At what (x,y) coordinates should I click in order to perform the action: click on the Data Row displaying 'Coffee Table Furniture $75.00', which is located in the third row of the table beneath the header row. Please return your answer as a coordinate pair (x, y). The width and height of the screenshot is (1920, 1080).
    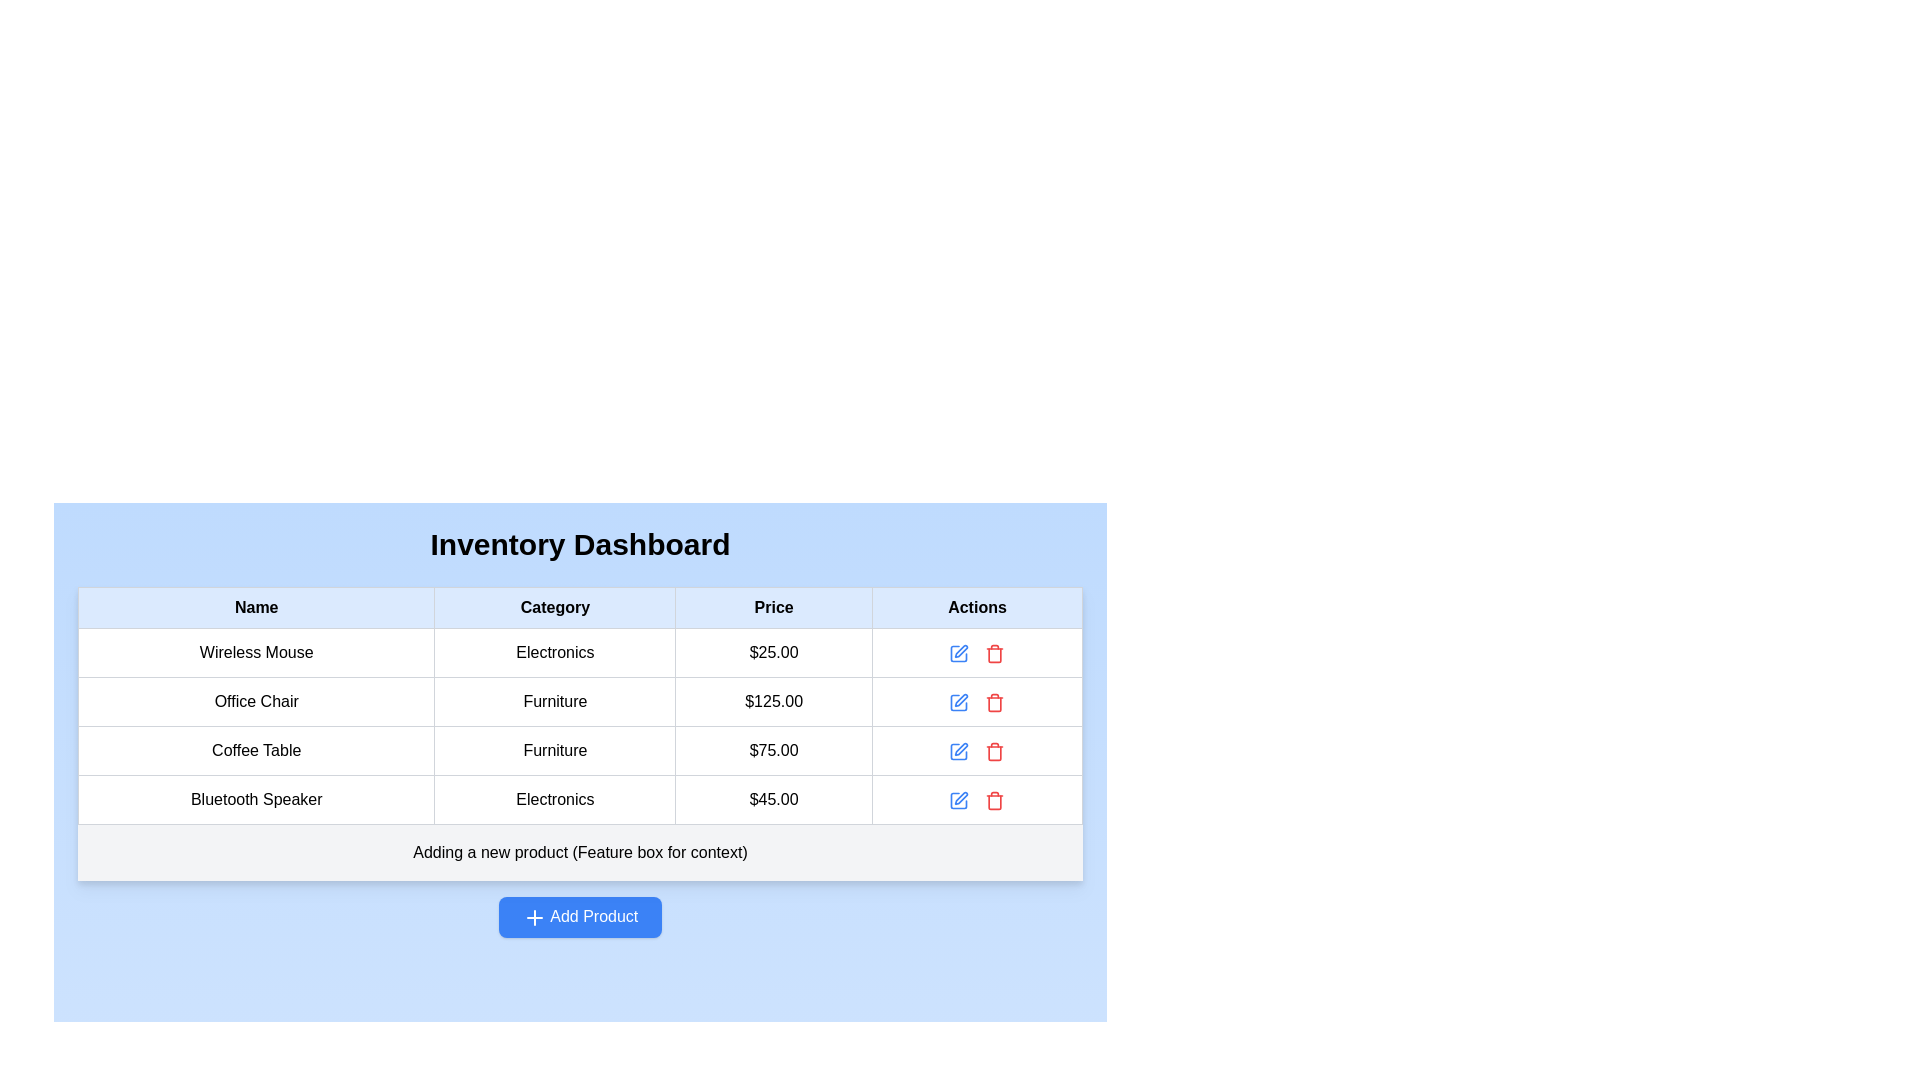
    Looking at the image, I should click on (579, 751).